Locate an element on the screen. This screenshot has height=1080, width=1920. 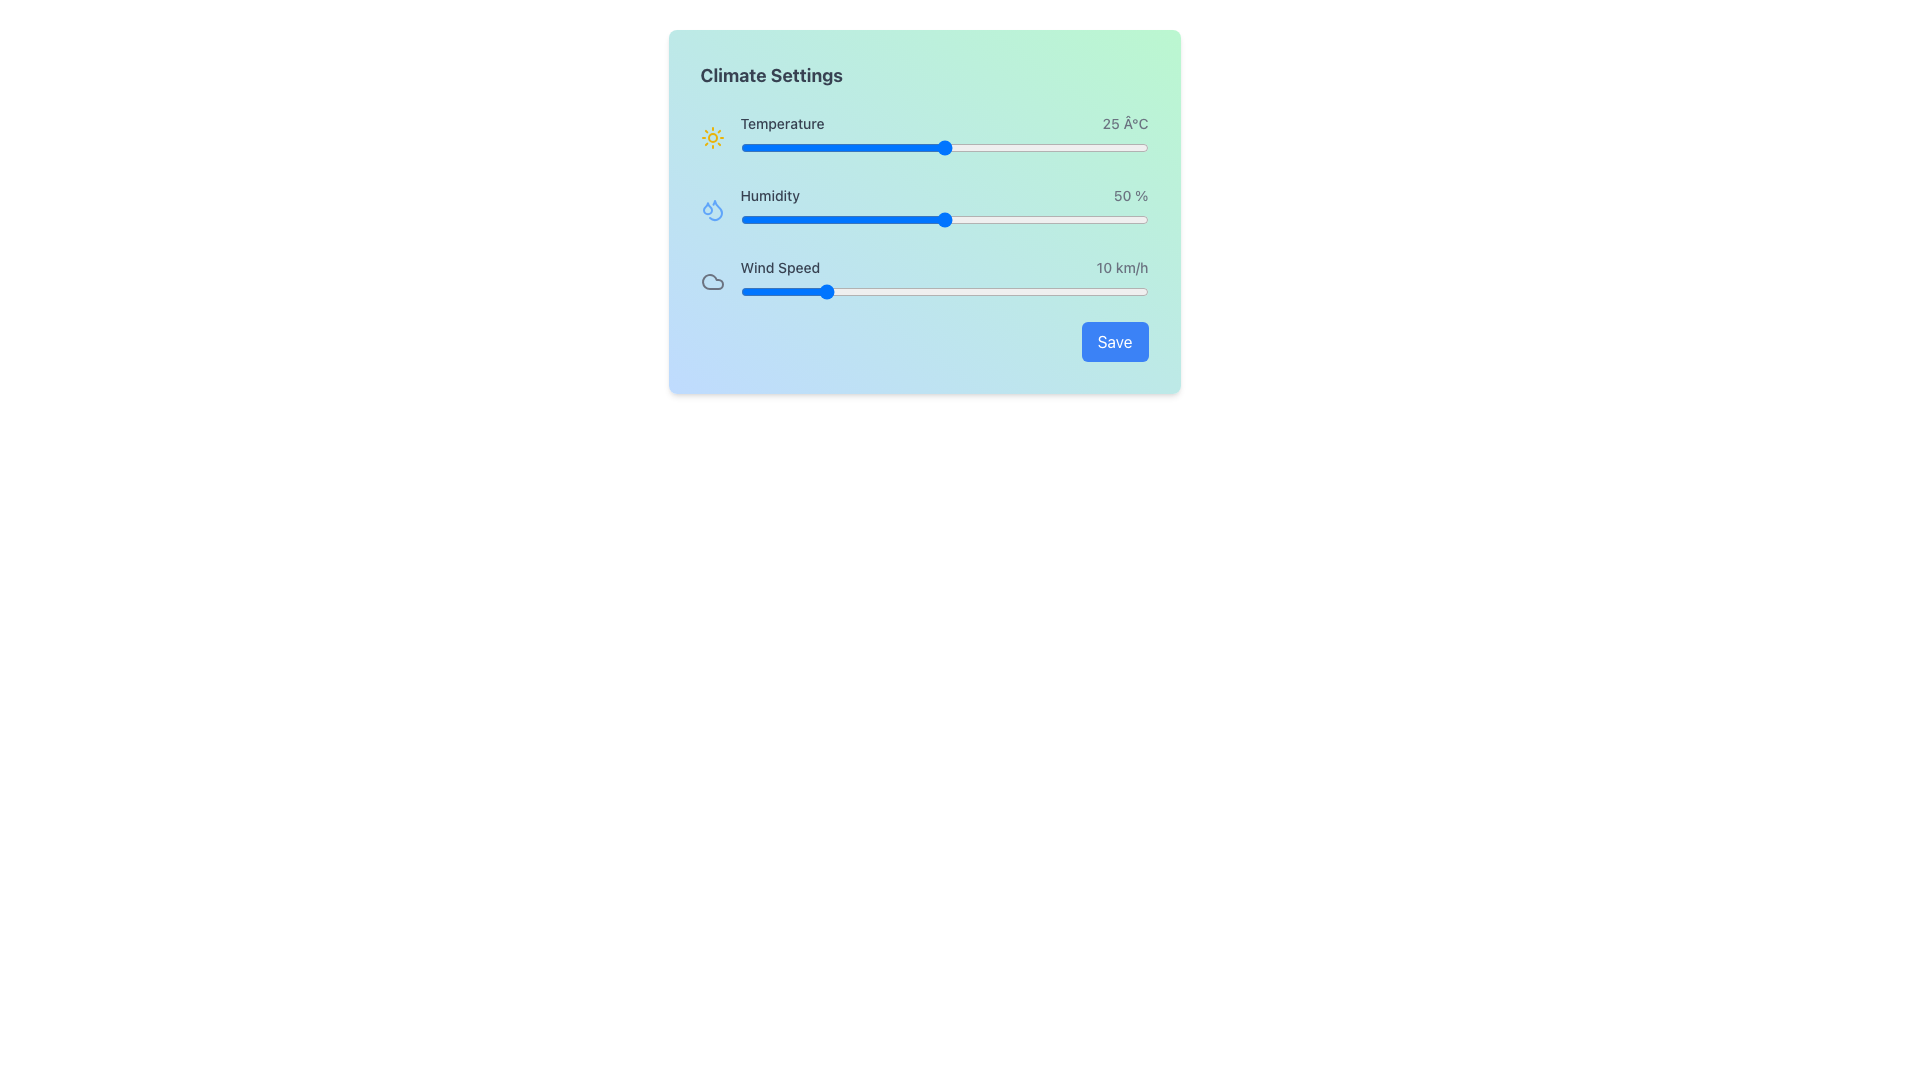
the text element displaying the temperature value '25 °C', which is styled with a gray font and medium-sized sans-serif font, located on the right side of the horizontal slider labeled 'Temperature' is located at coordinates (1125, 123).